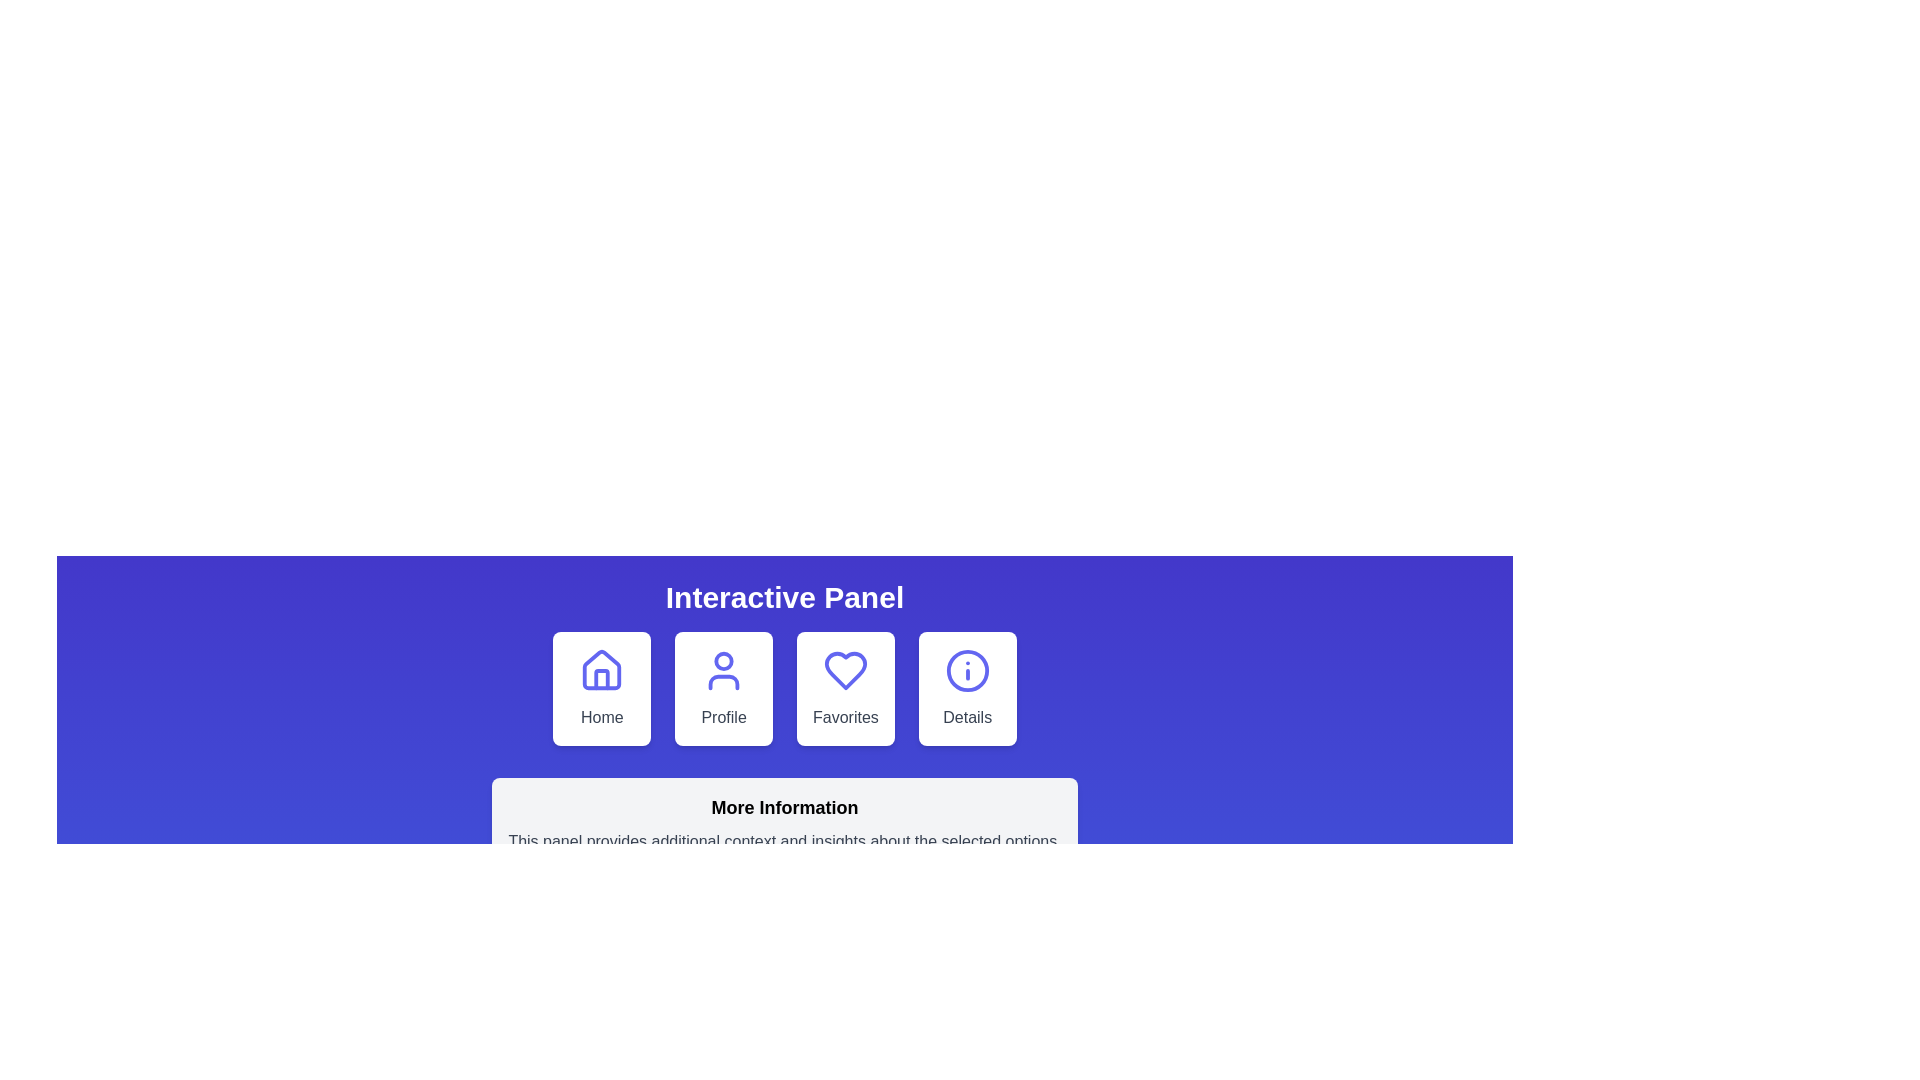 This screenshot has width=1920, height=1080. What do you see at coordinates (845, 716) in the screenshot?
I see `the text label indicating 'Favorites' located in the third card from the left, below the heart icon` at bounding box center [845, 716].